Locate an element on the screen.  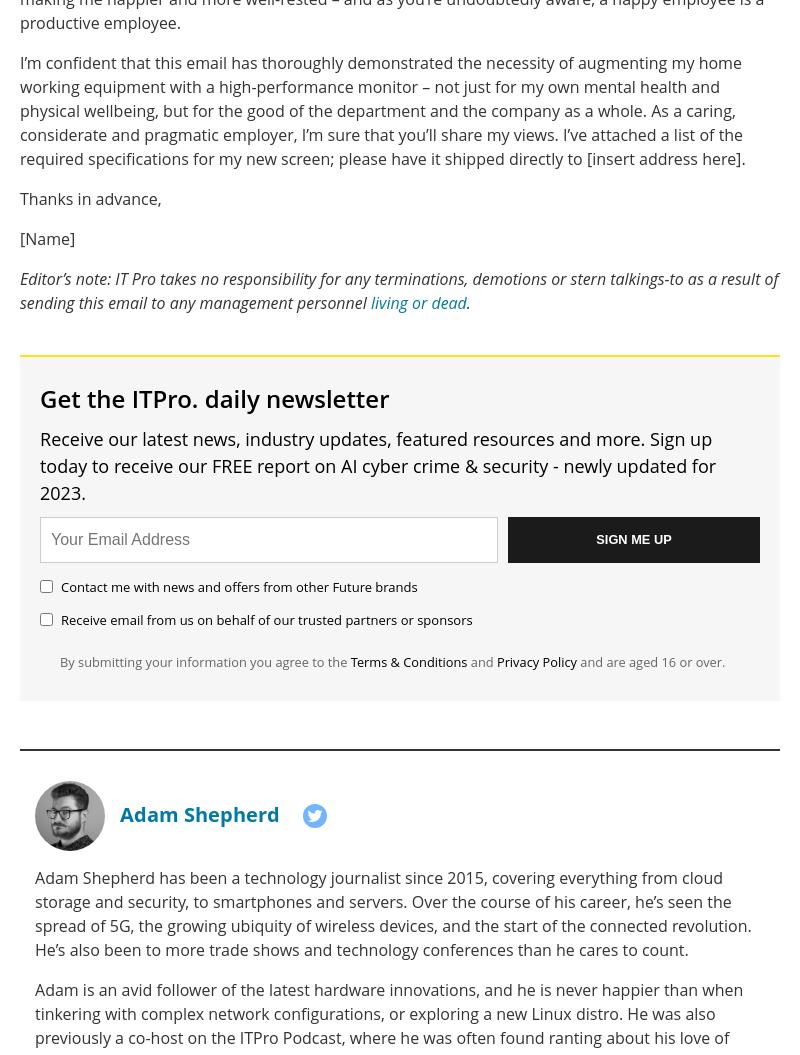
'Receive email from us on behalf of our trusted partners or sponsors' is located at coordinates (265, 620).